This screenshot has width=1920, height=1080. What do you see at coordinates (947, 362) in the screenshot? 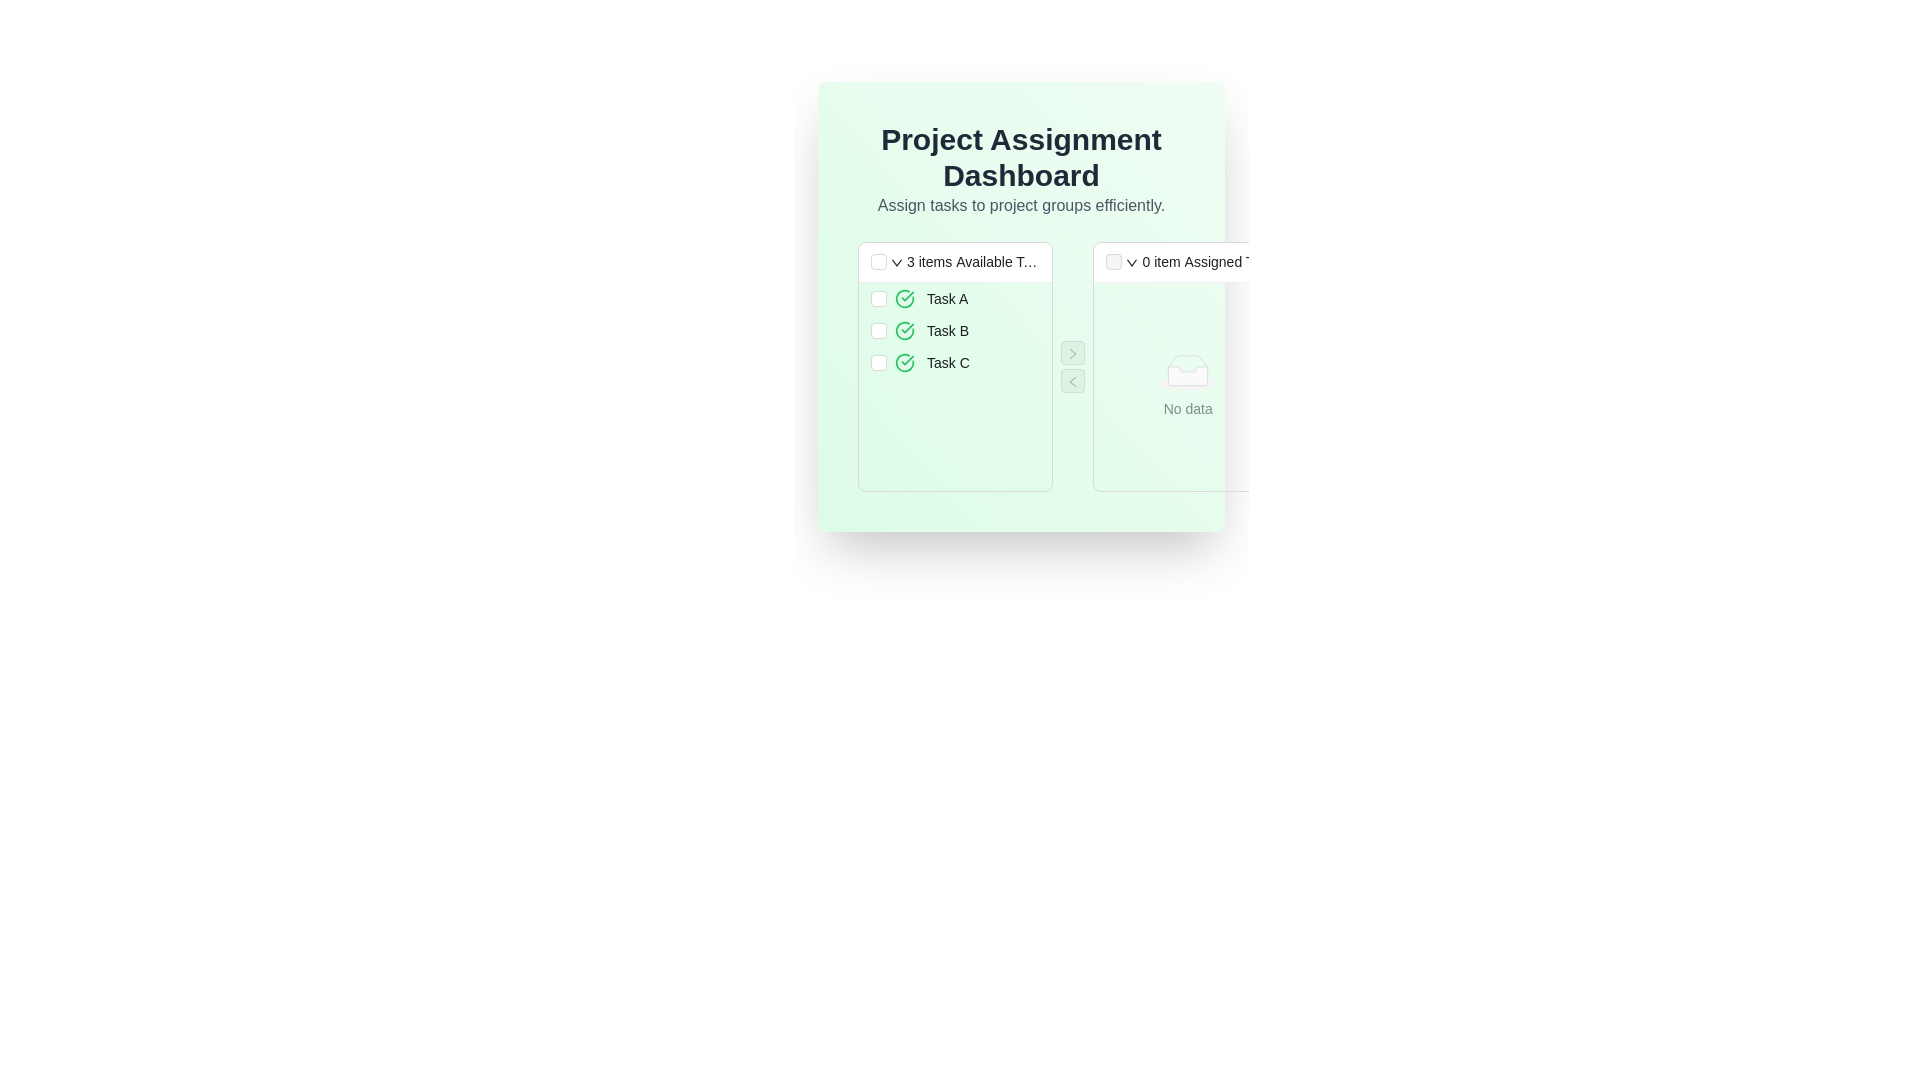
I see `the text label displaying 'Task C'` at bounding box center [947, 362].